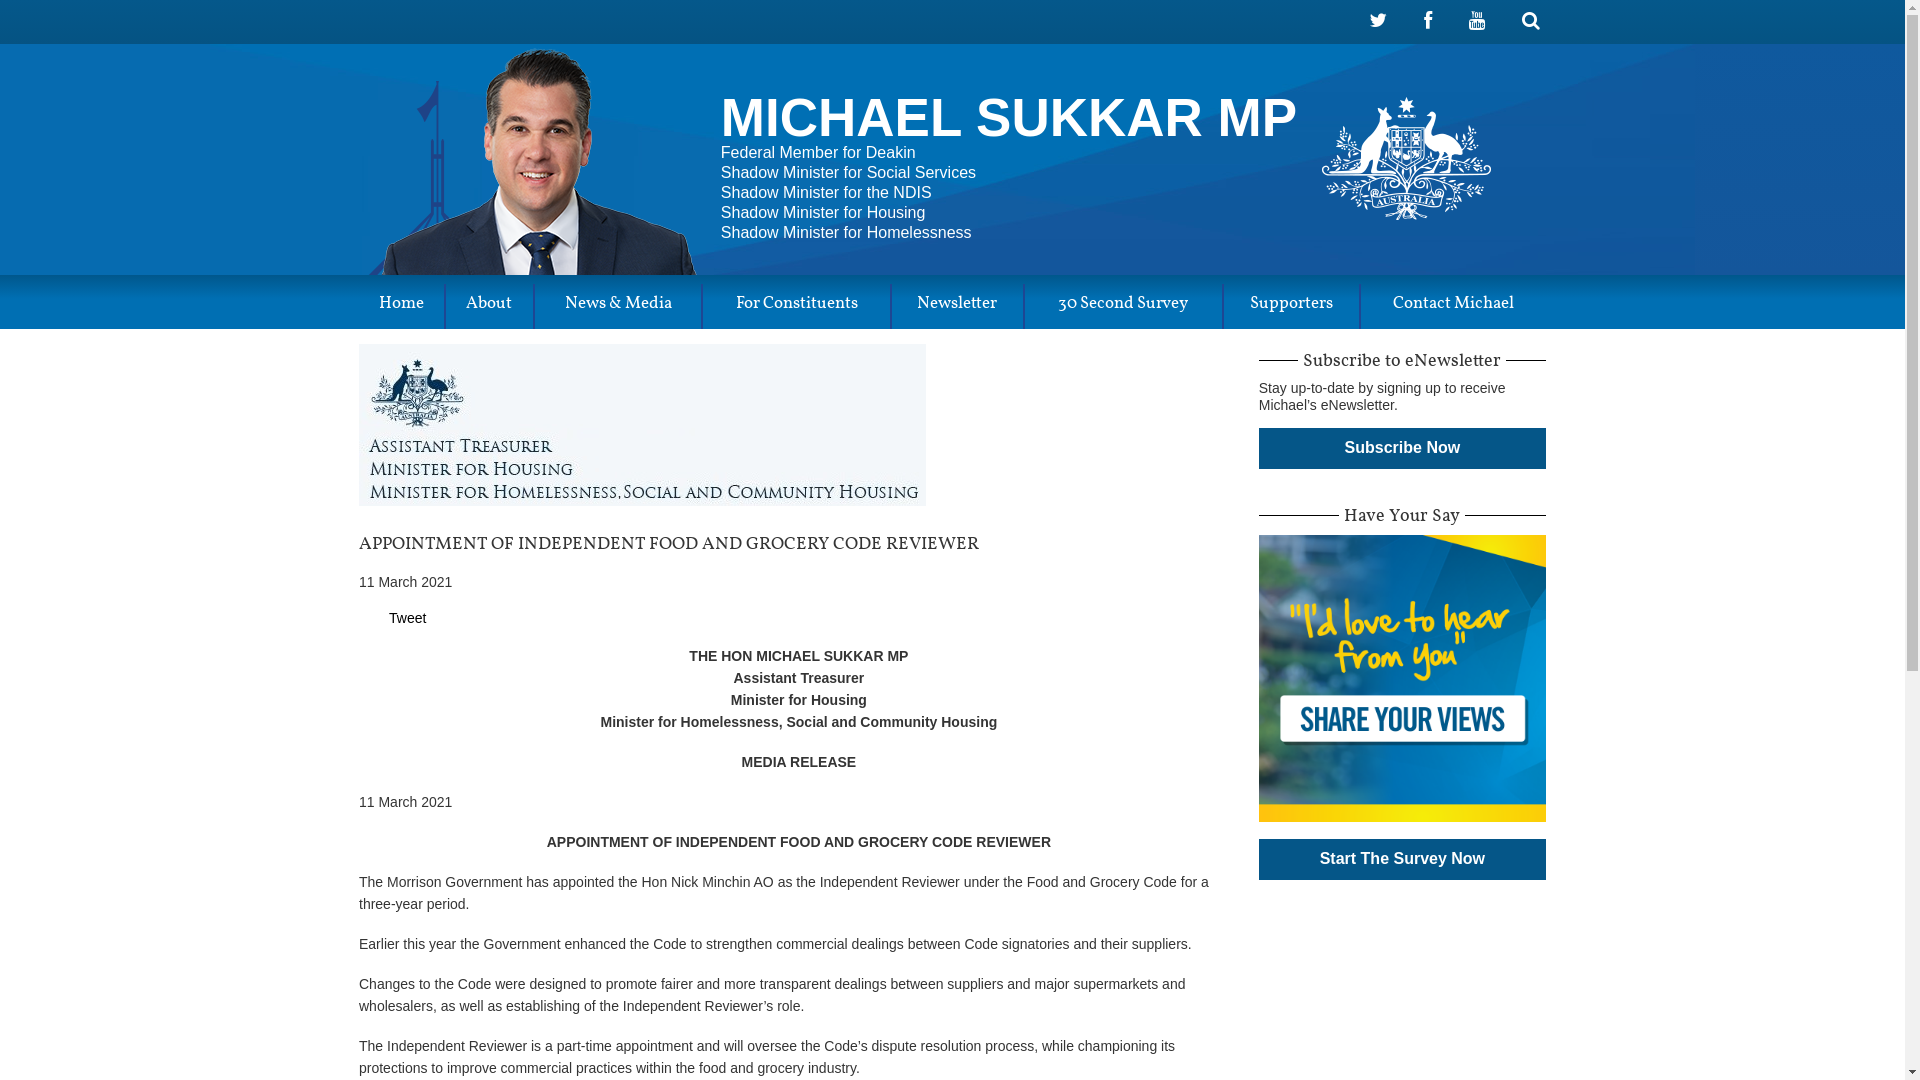 Image resolution: width=1920 pixels, height=1080 pixels. I want to click on 'For Constituents', so click(795, 306).